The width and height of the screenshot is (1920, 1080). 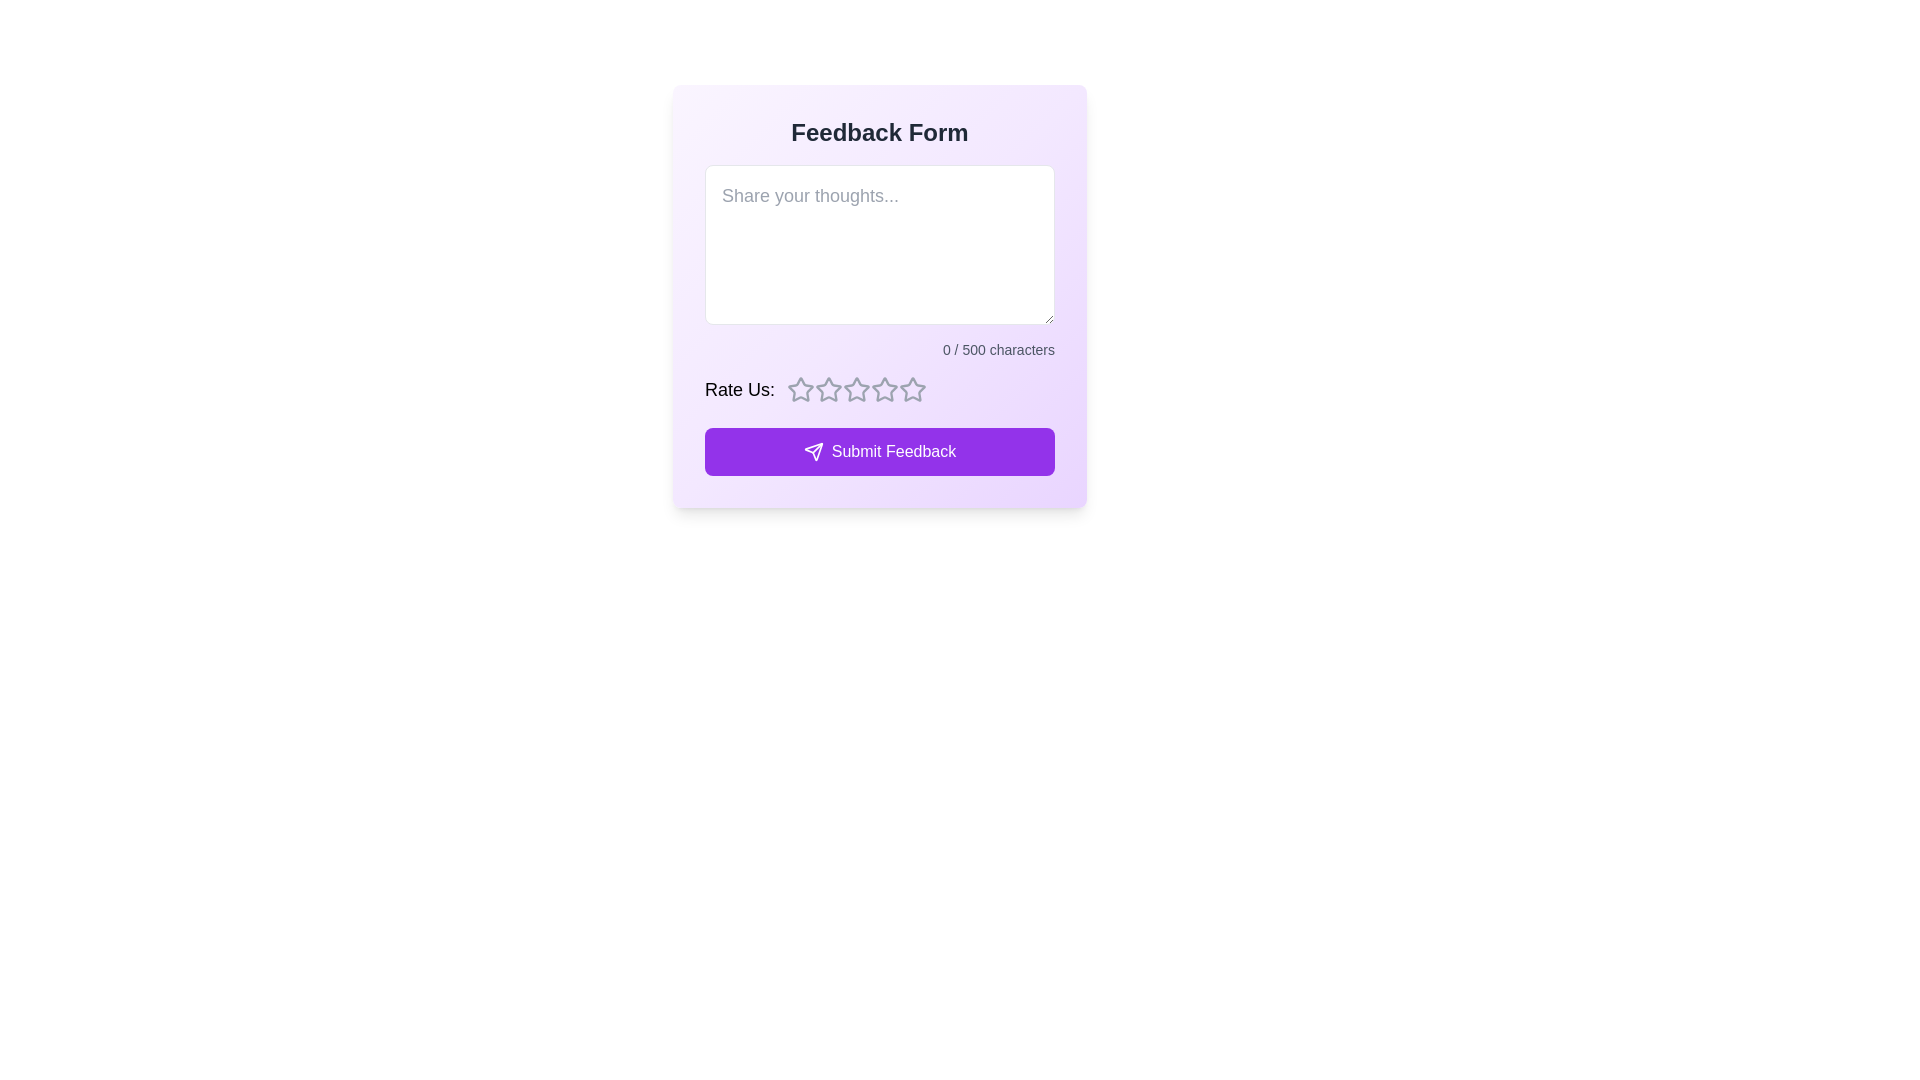 What do you see at coordinates (884, 389) in the screenshot?
I see `the third star icon in the feedback form` at bounding box center [884, 389].